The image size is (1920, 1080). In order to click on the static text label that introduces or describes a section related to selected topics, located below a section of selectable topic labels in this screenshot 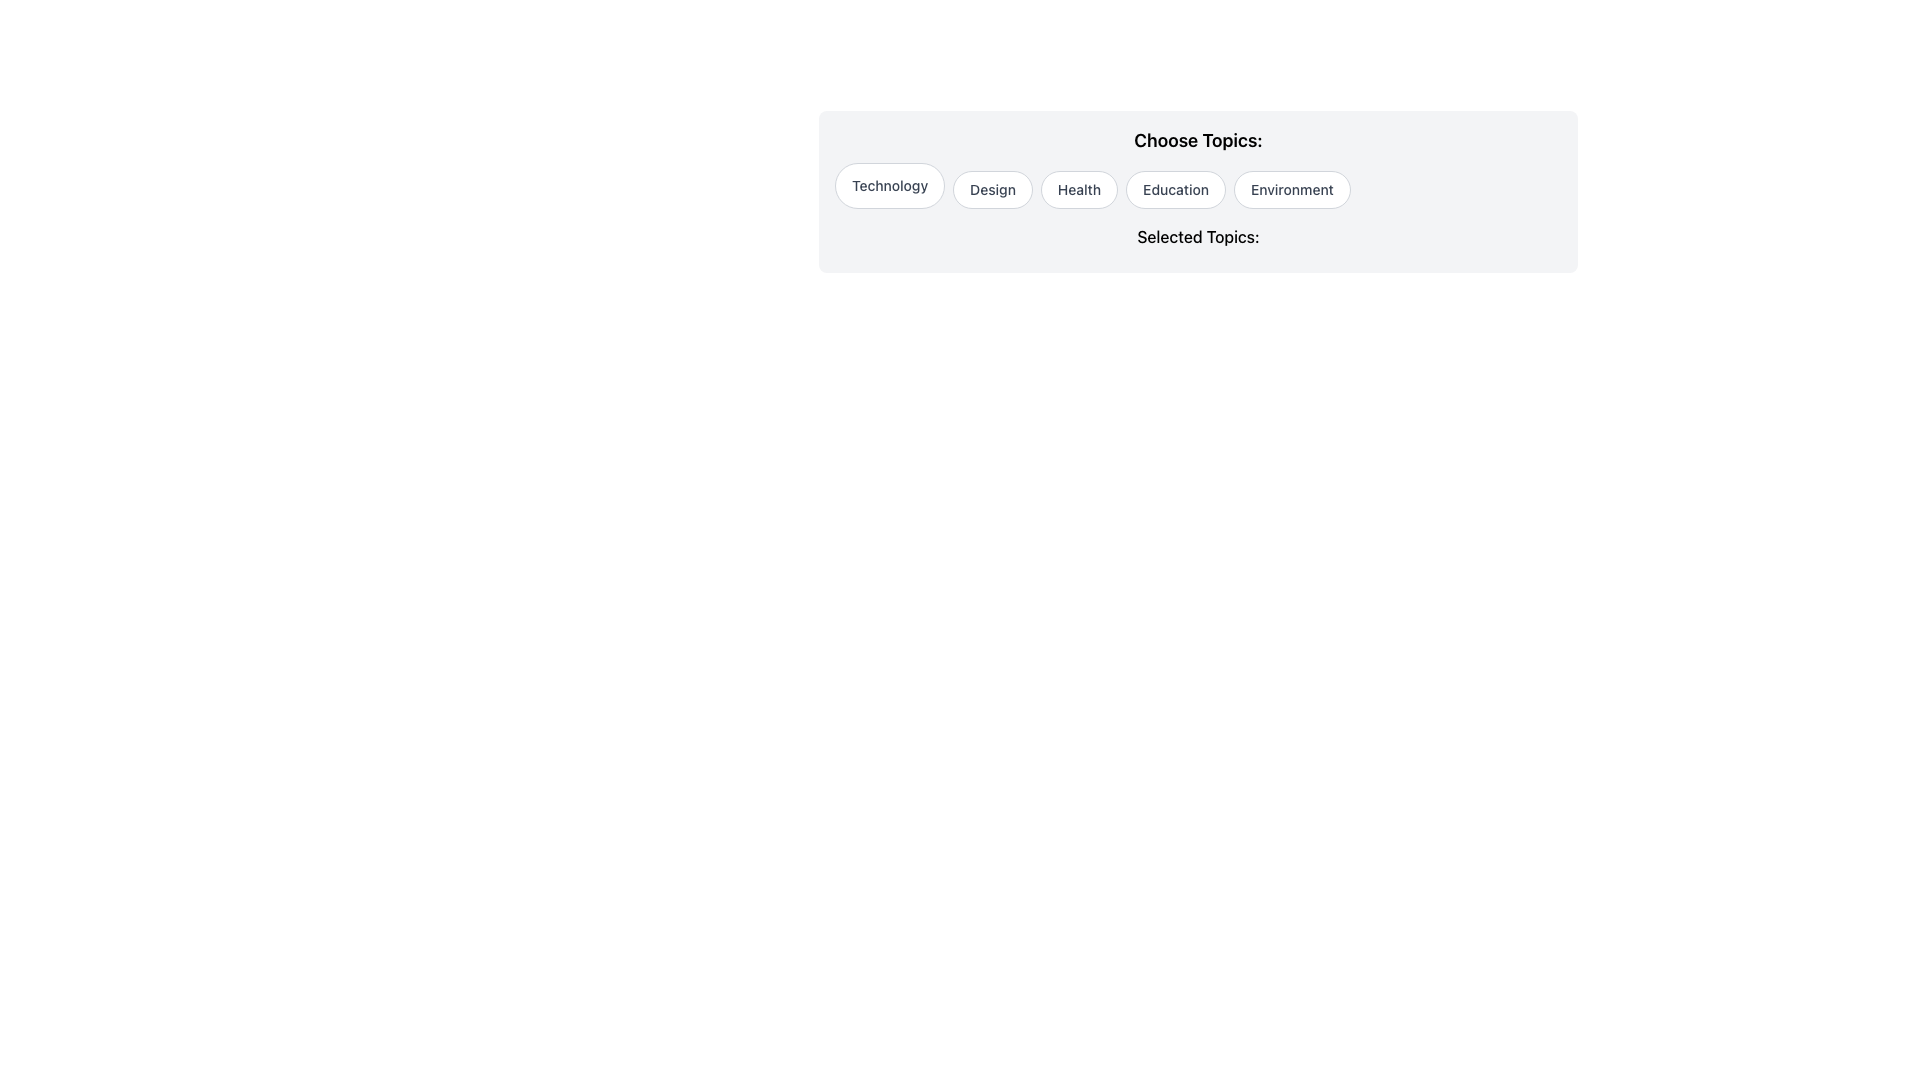, I will do `click(1198, 235)`.